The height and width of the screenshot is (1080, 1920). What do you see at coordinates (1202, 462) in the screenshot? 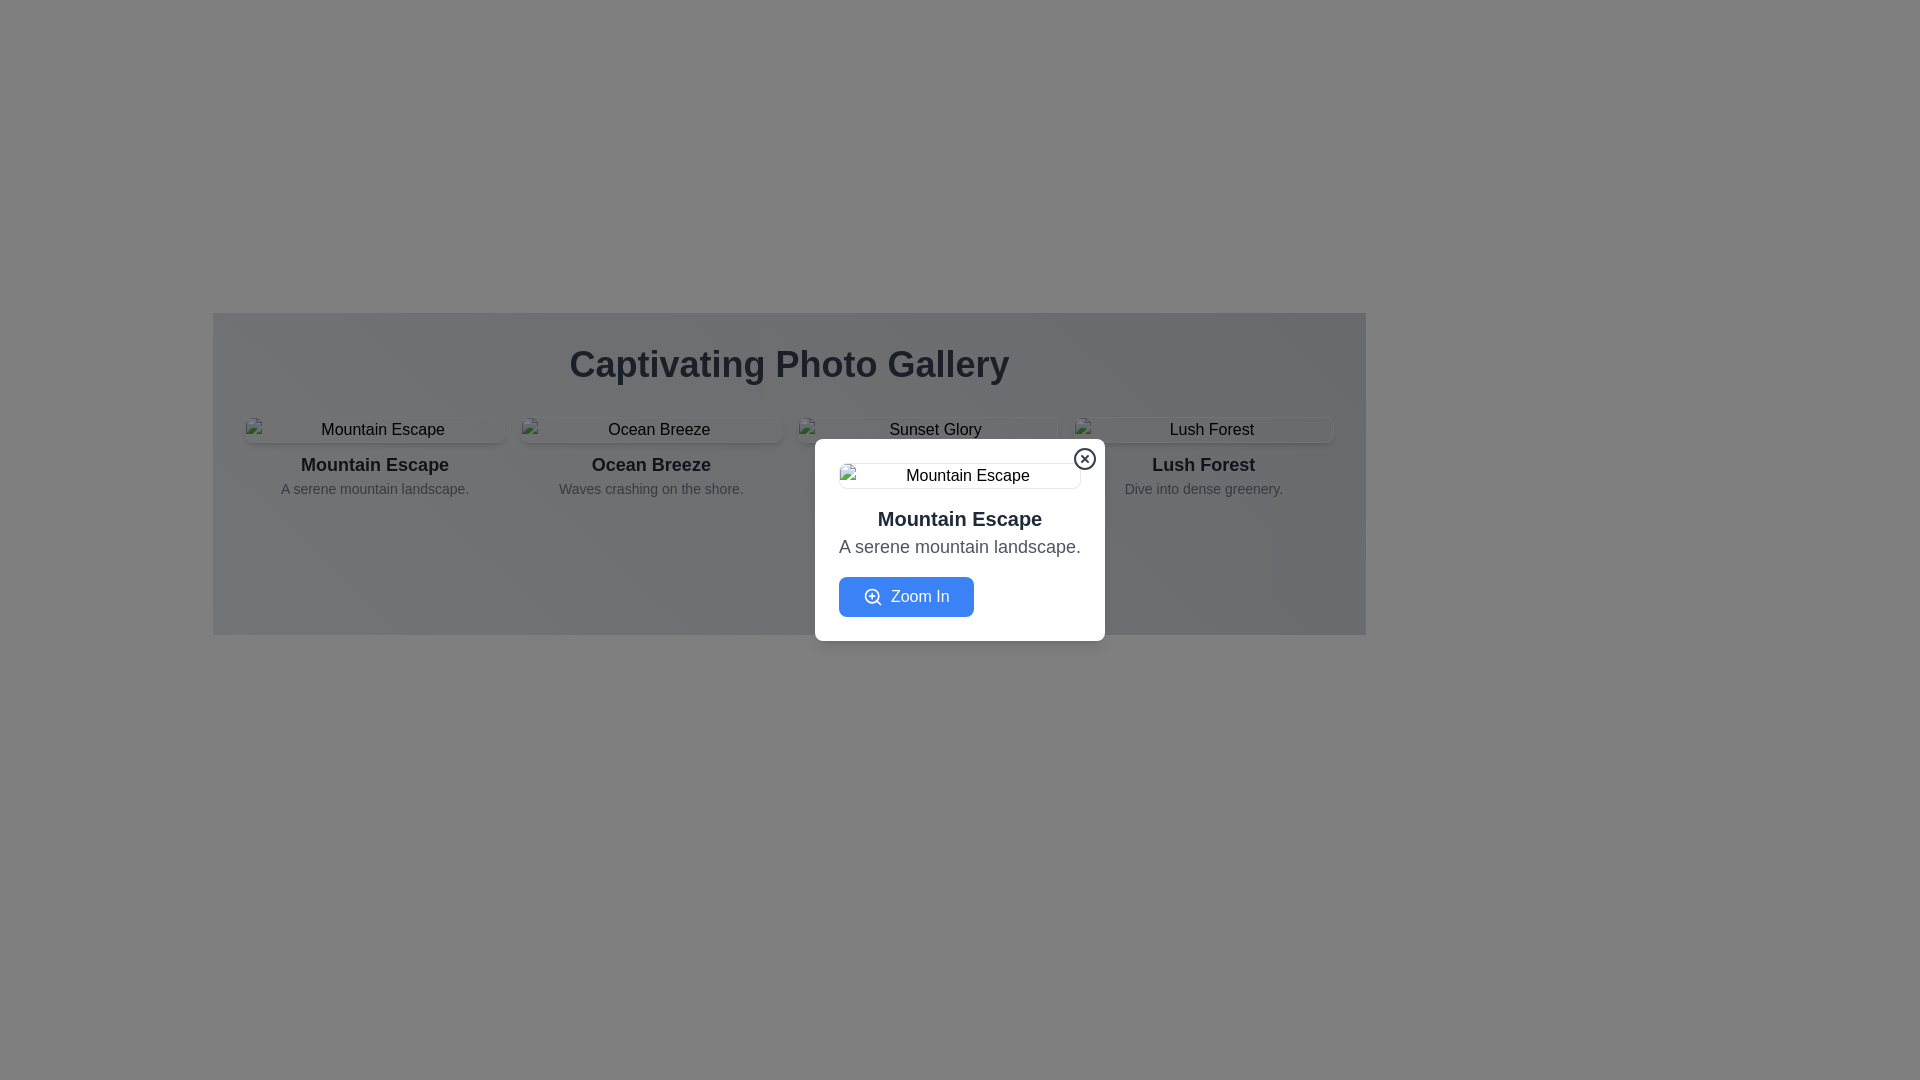
I see `the themed item card element located at the fourth position from the left in the grid layout` at bounding box center [1202, 462].